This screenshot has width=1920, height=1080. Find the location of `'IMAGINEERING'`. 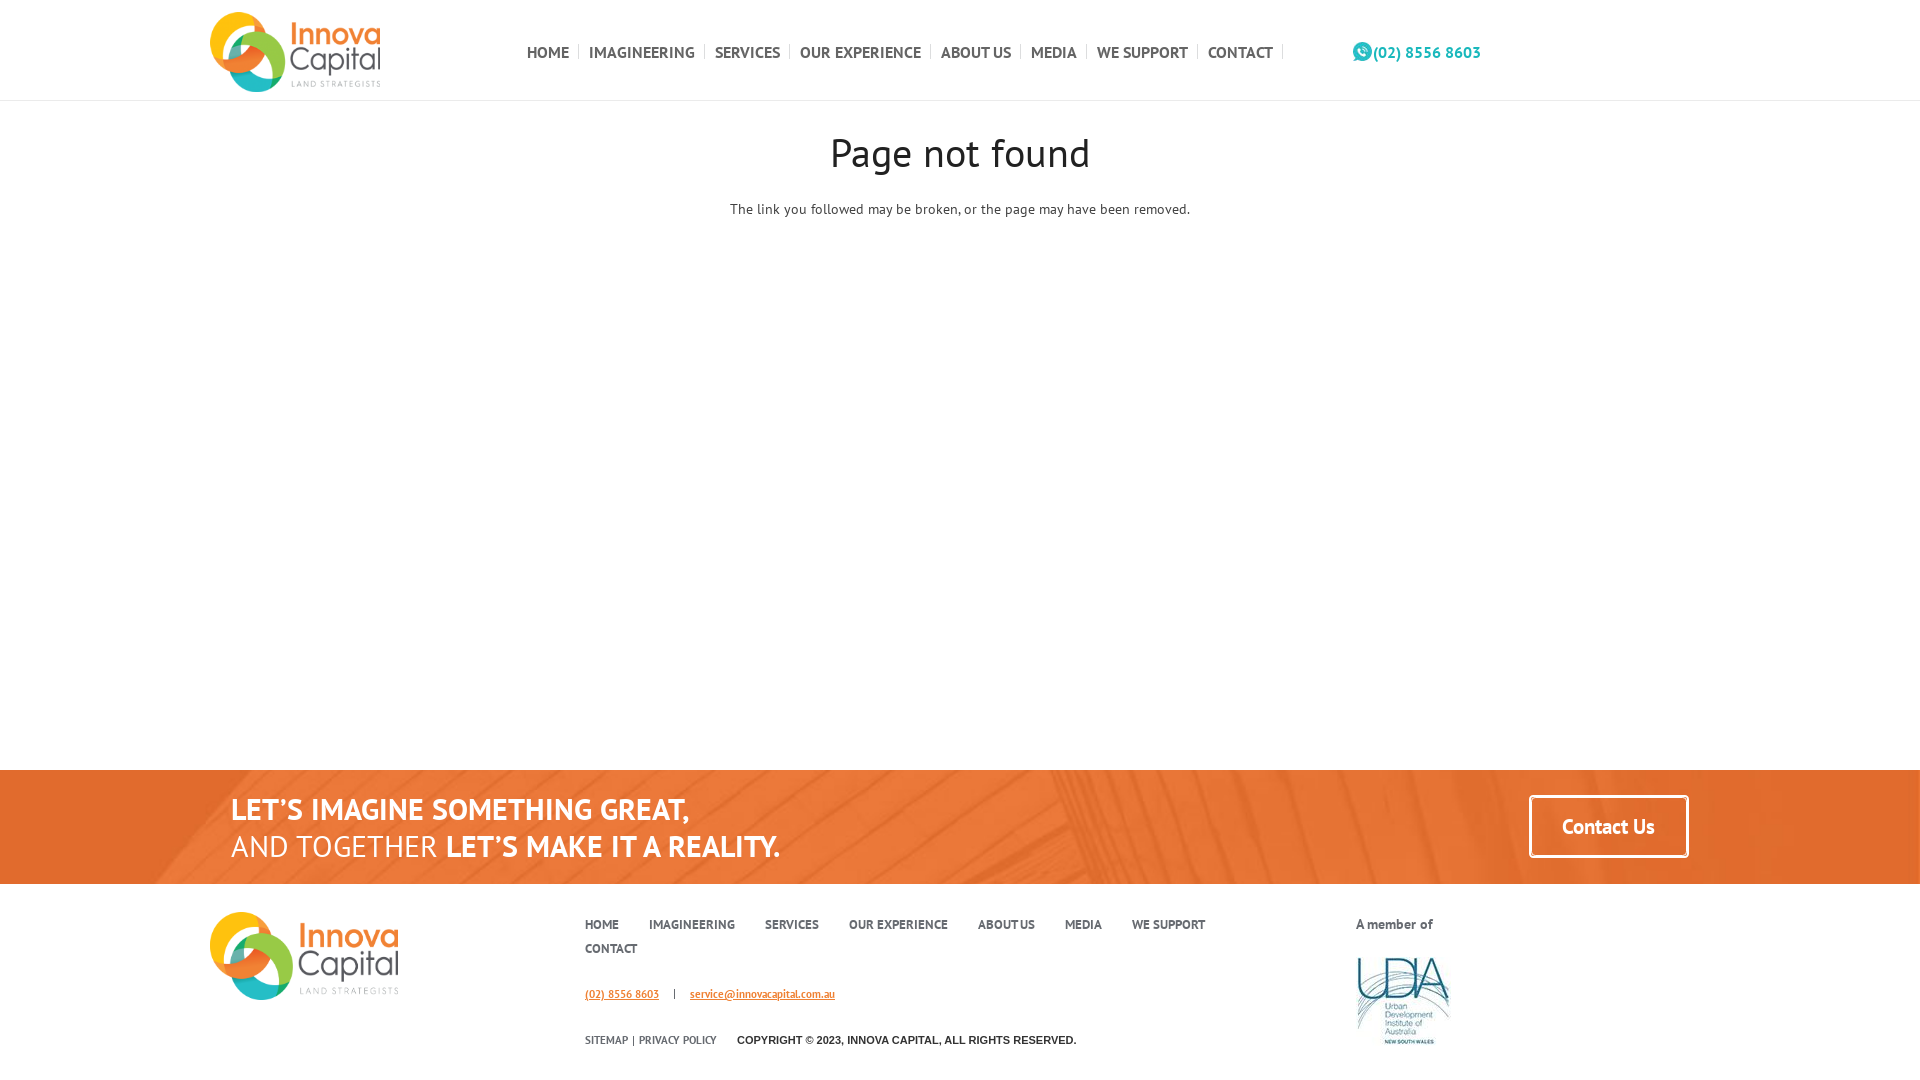

'IMAGINEERING' is located at coordinates (642, 49).